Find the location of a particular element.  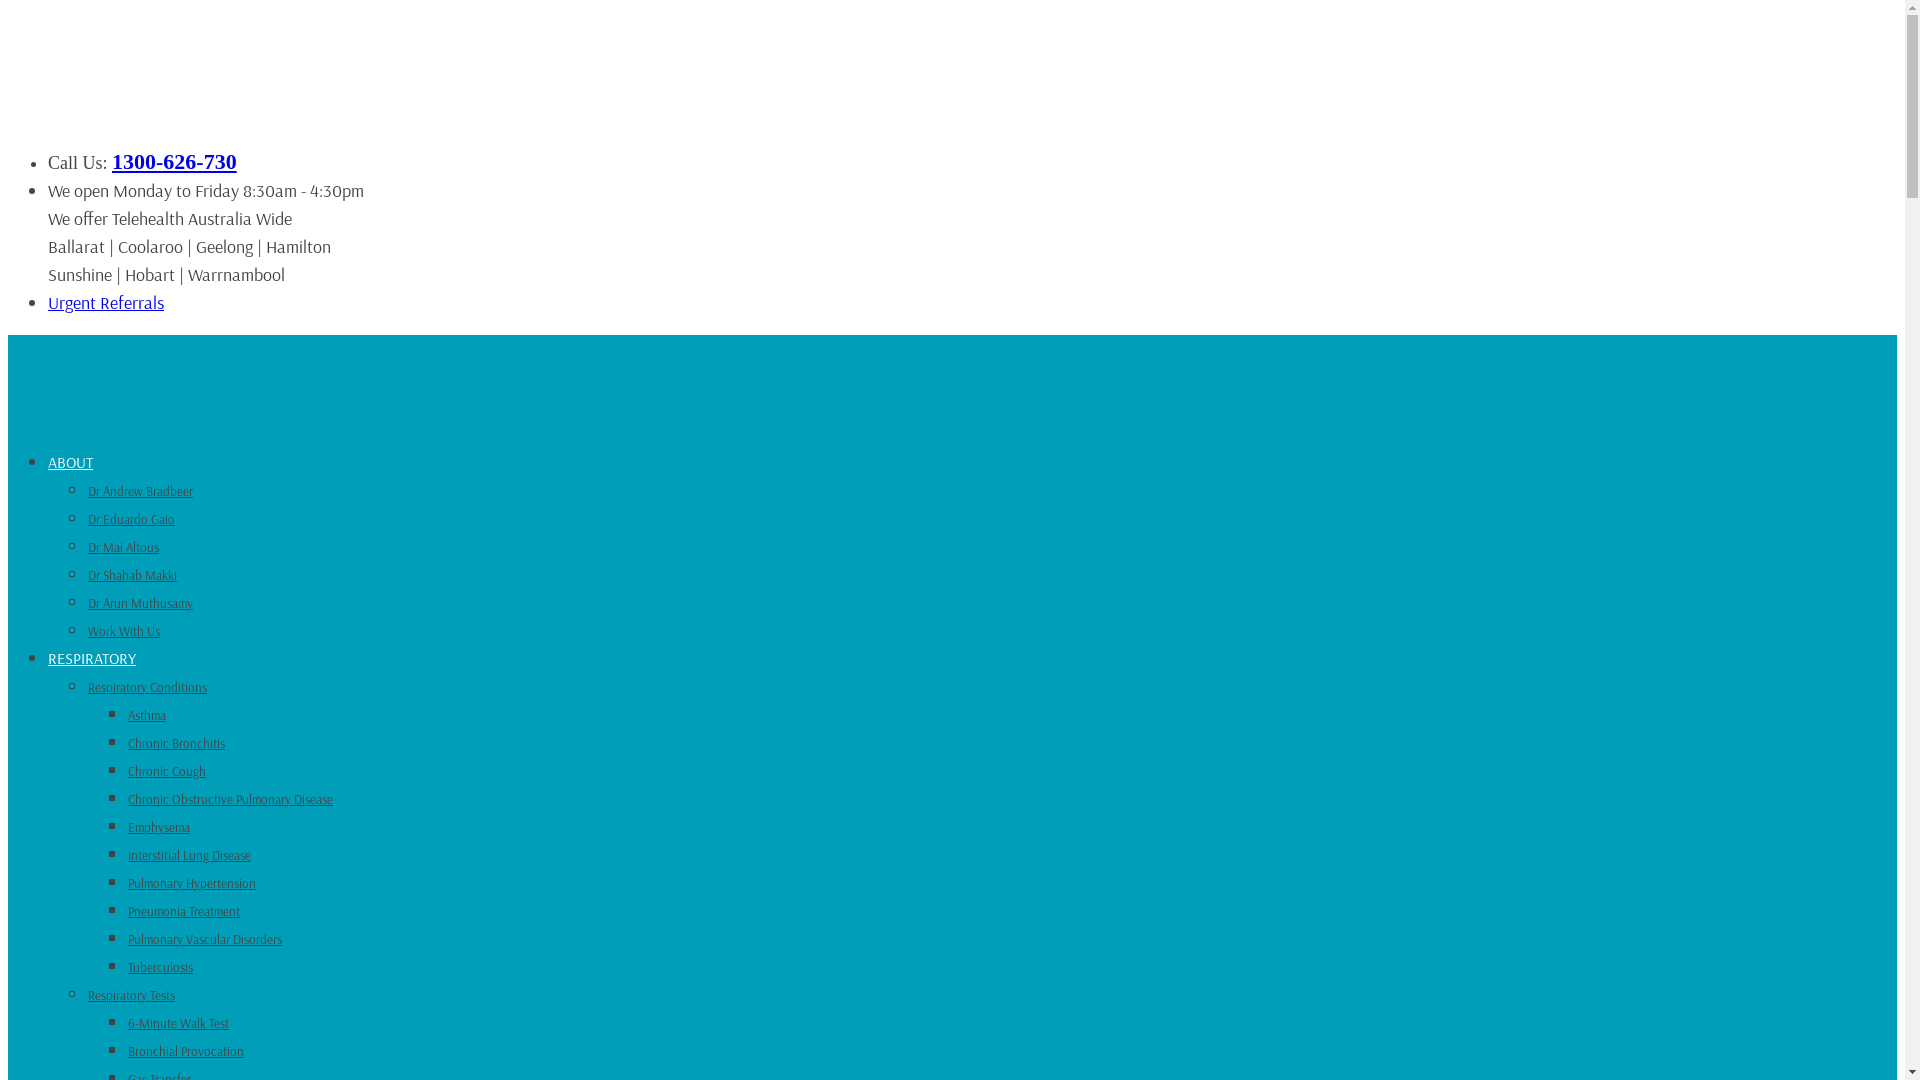

'6-Minute Walk Test' is located at coordinates (178, 1022).